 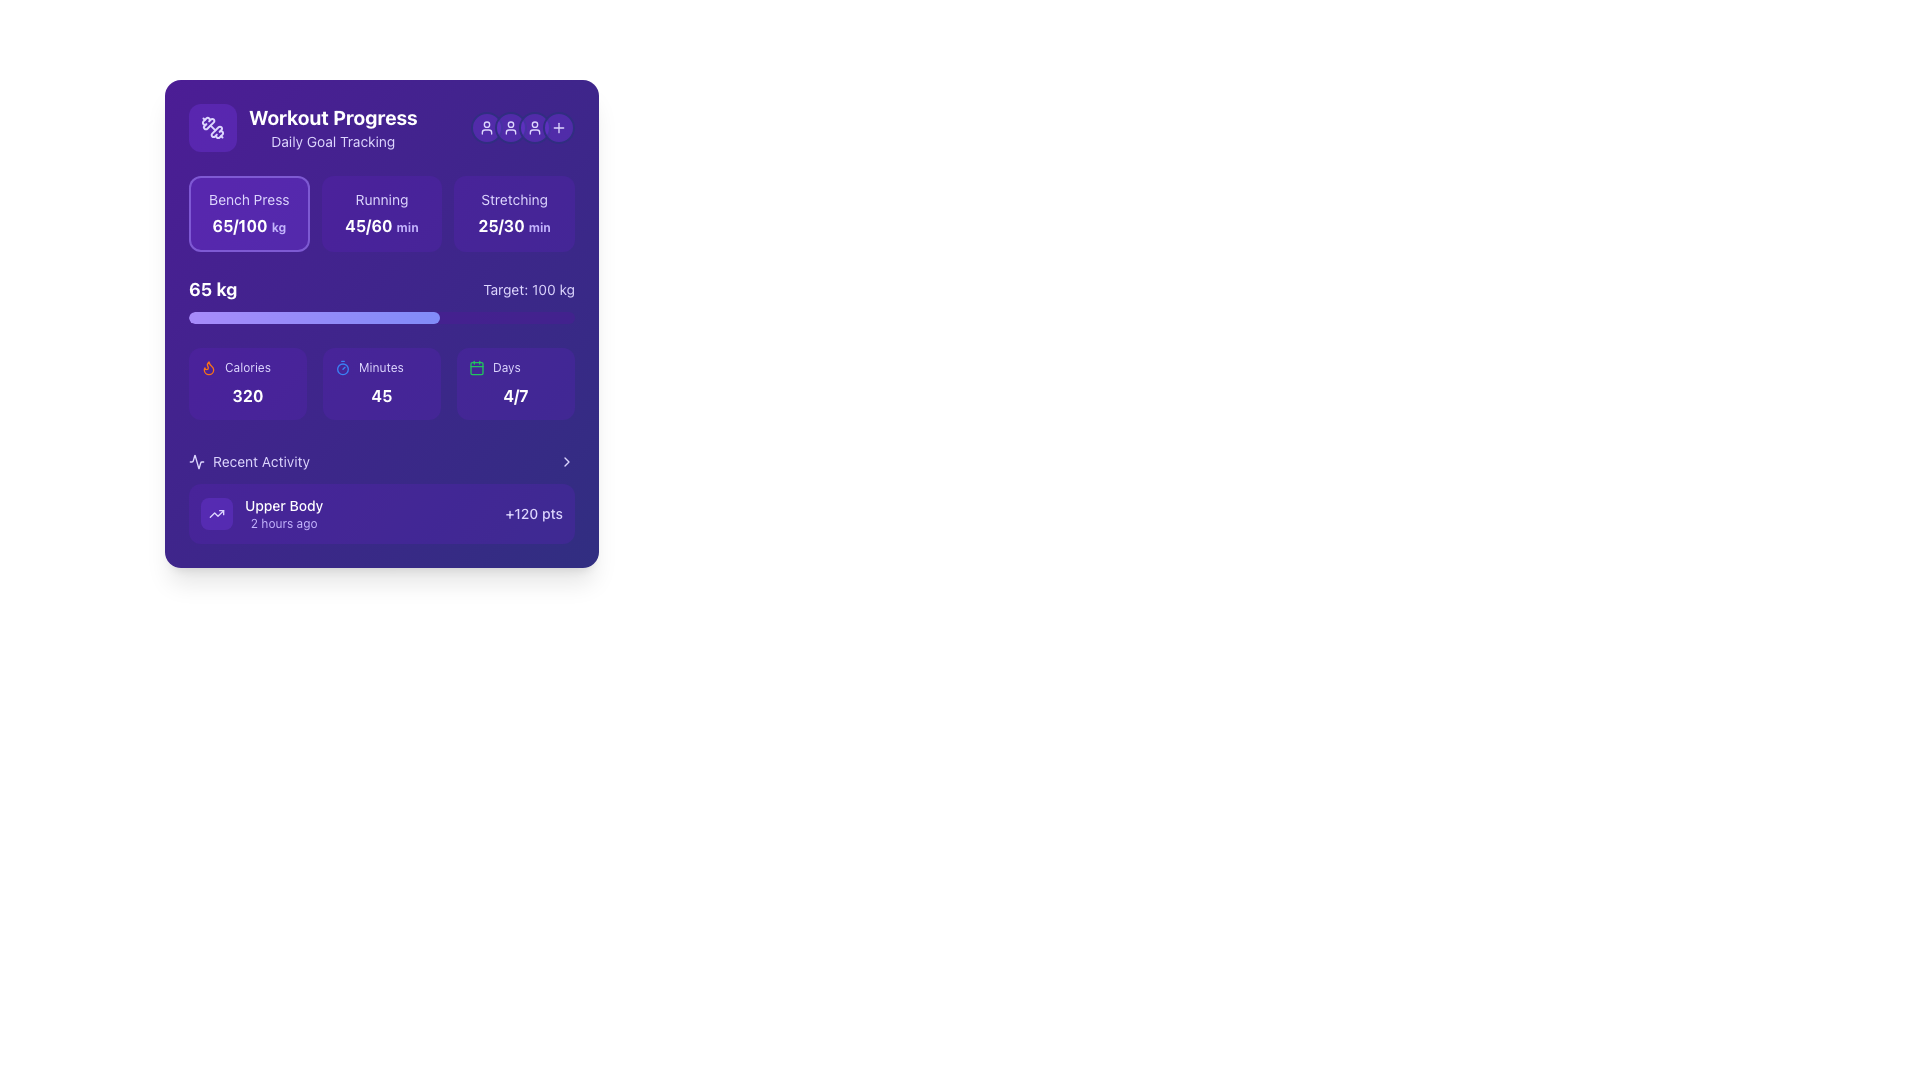 What do you see at coordinates (248, 200) in the screenshot?
I see `text label displaying 'Bench Press' which is styled in violet font and positioned at the top-left of a violet-highlighted card block` at bounding box center [248, 200].